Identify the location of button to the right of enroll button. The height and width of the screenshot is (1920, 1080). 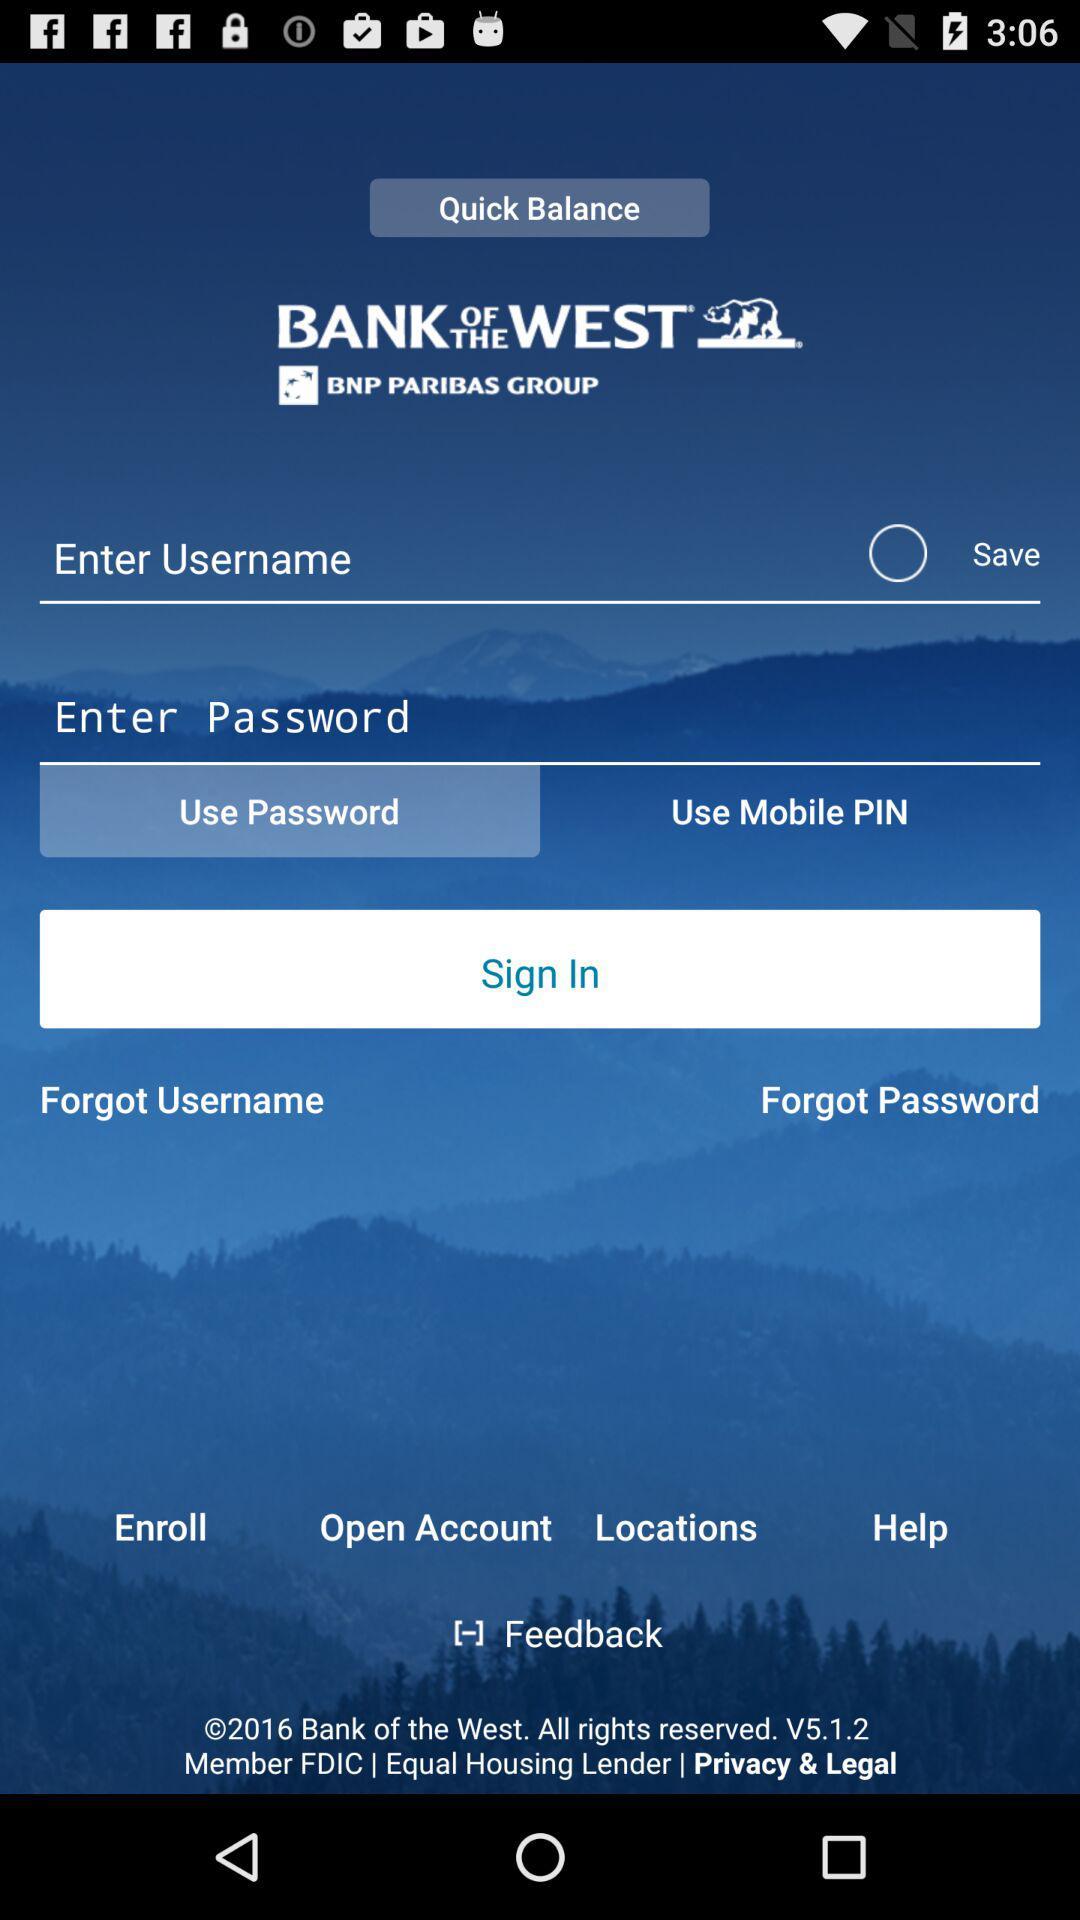
(455, 1633).